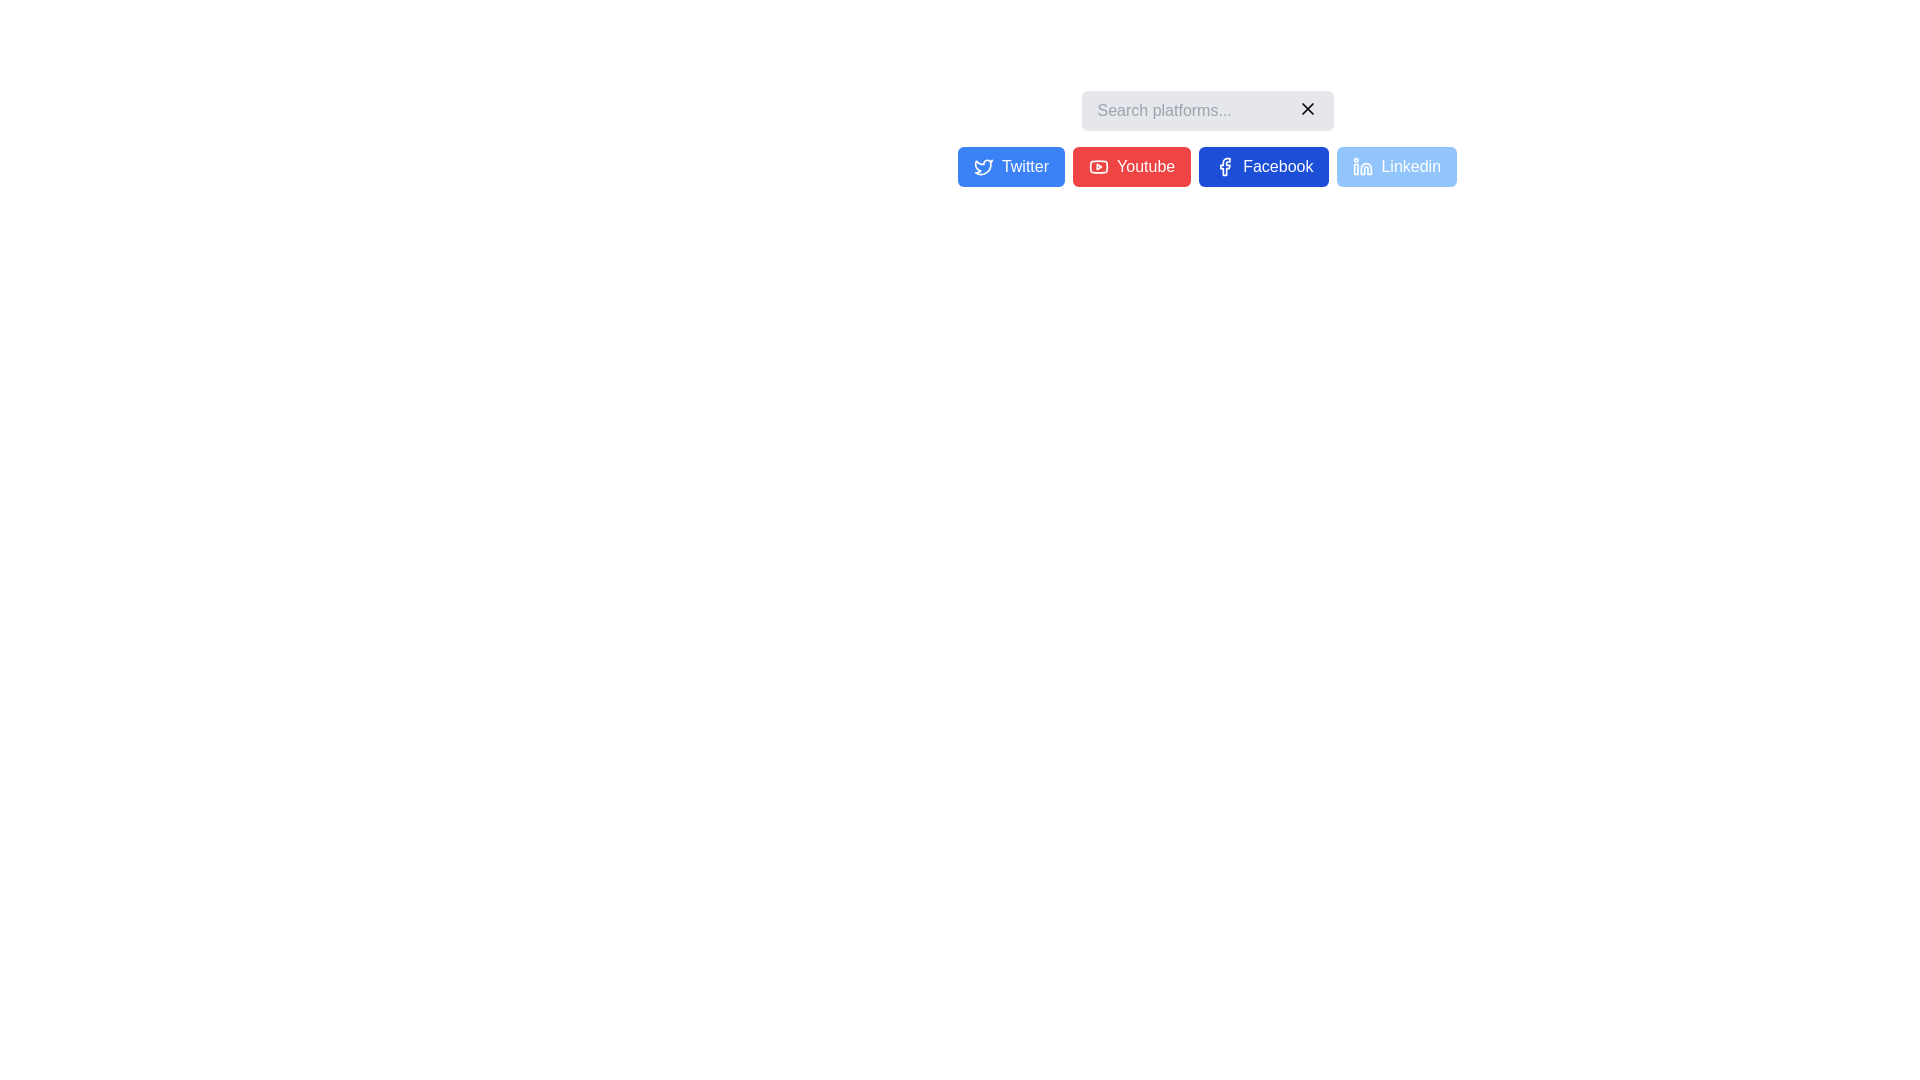  Describe the element at coordinates (1011, 165) in the screenshot. I see `the Twitter button located at the top-right section of the interface` at that location.